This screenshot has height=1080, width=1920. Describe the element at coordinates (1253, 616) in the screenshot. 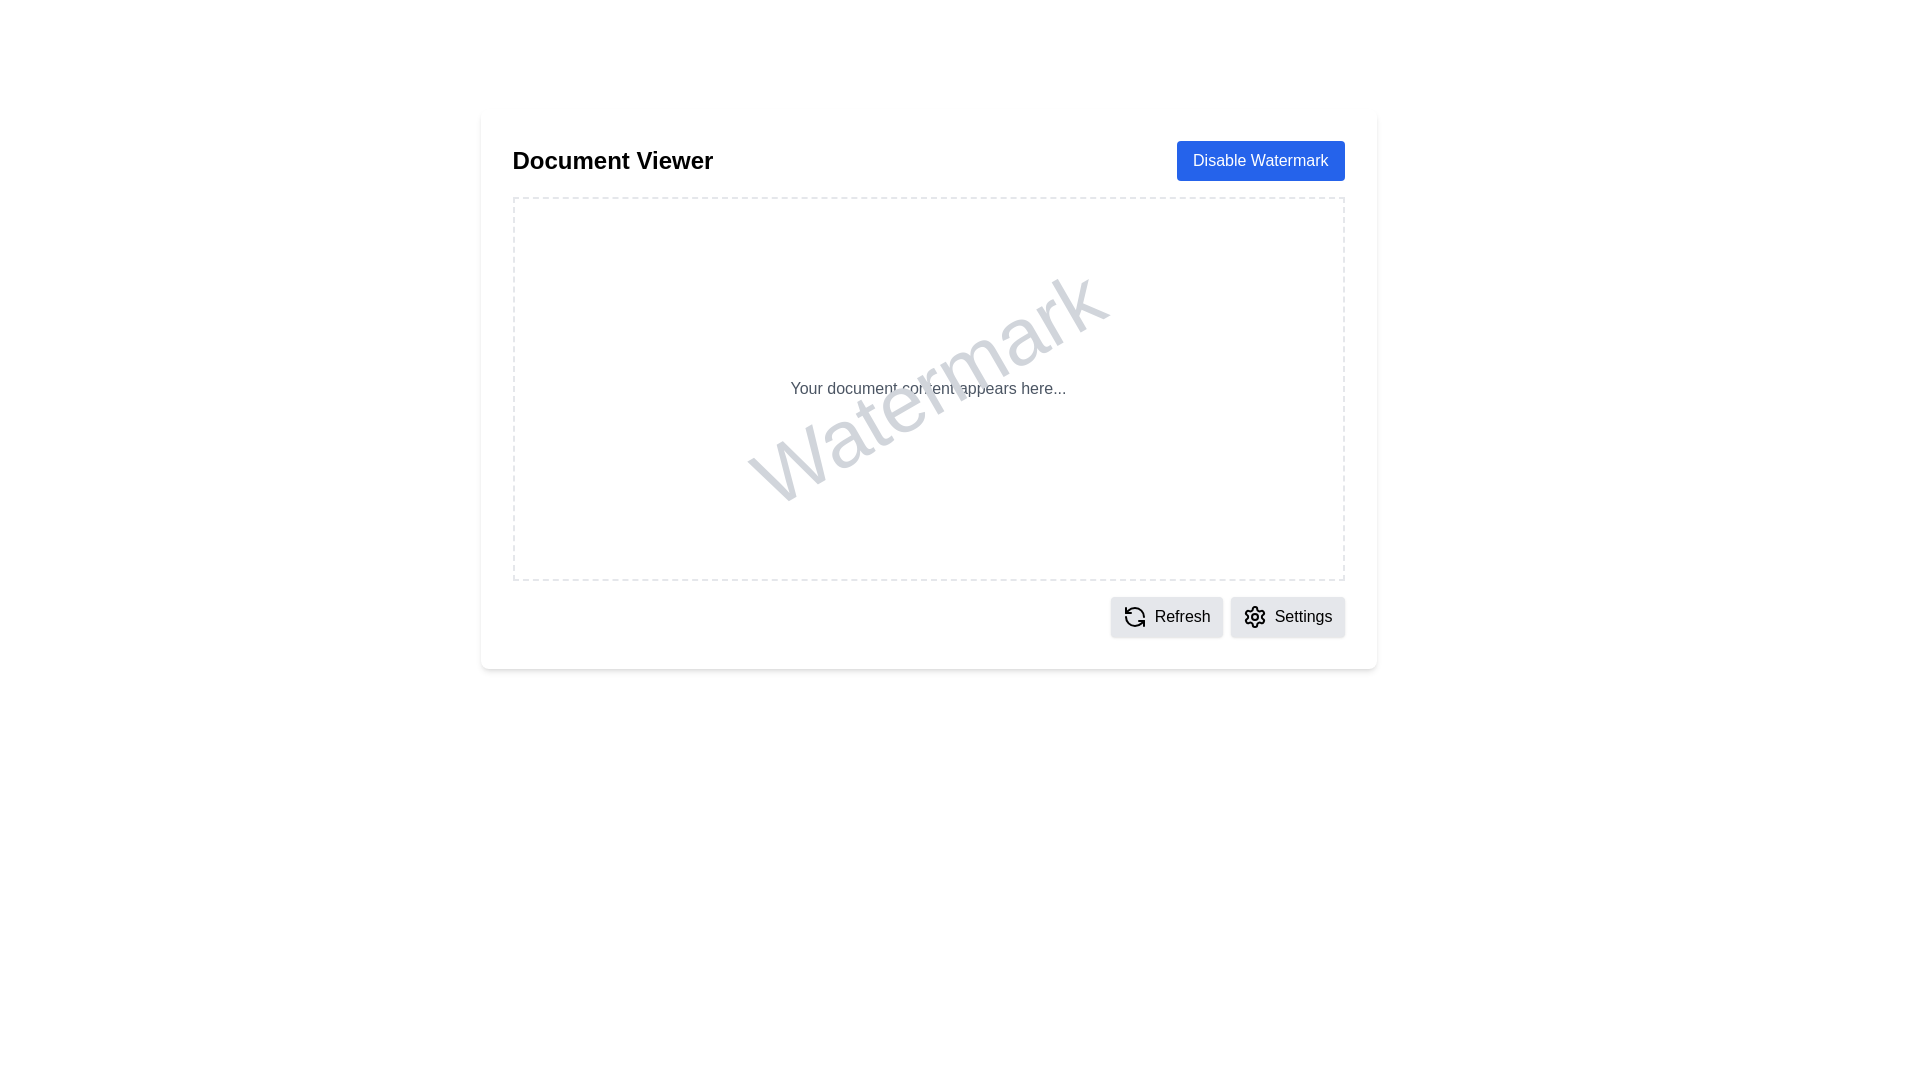

I see `the gear icon located to the left of the 'Settings' label in the bottom-right corner of the interface` at that location.